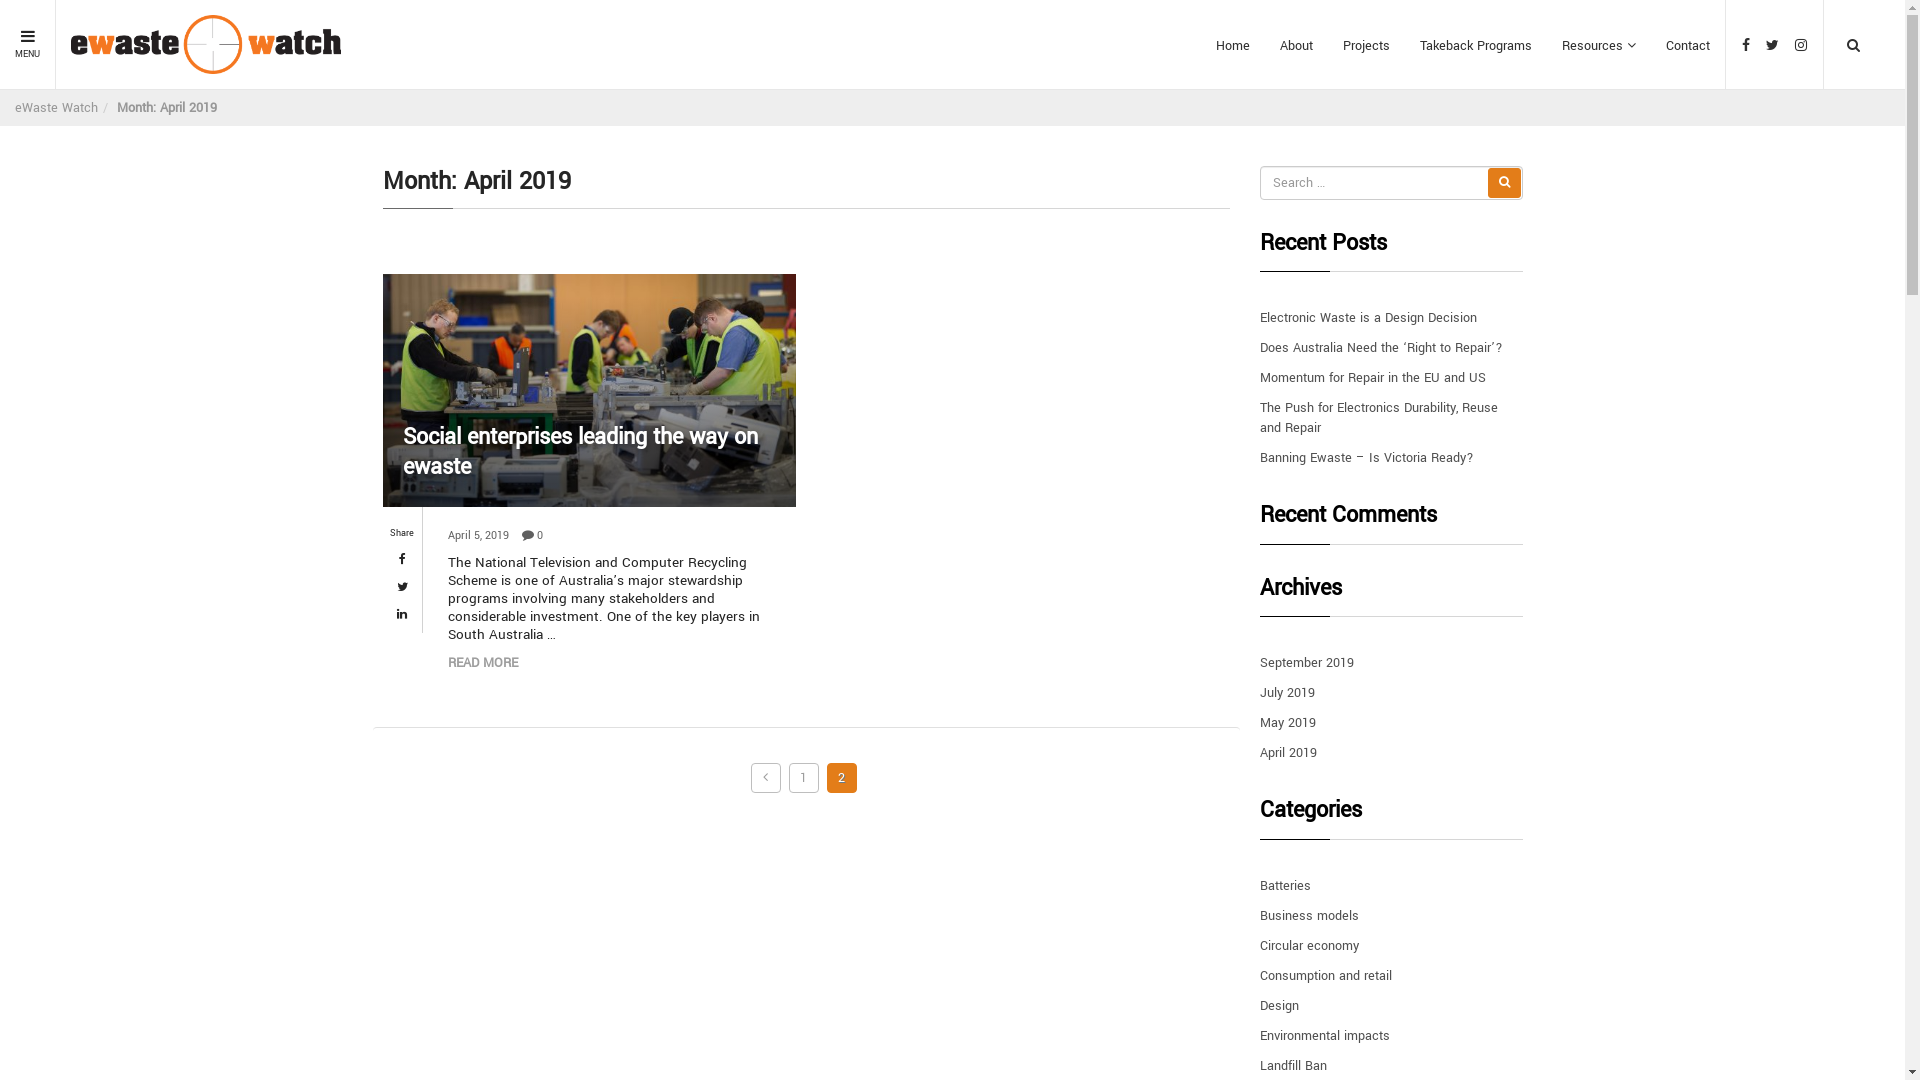 This screenshot has width=1920, height=1080. What do you see at coordinates (804, 777) in the screenshot?
I see `'1'` at bounding box center [804, 777].